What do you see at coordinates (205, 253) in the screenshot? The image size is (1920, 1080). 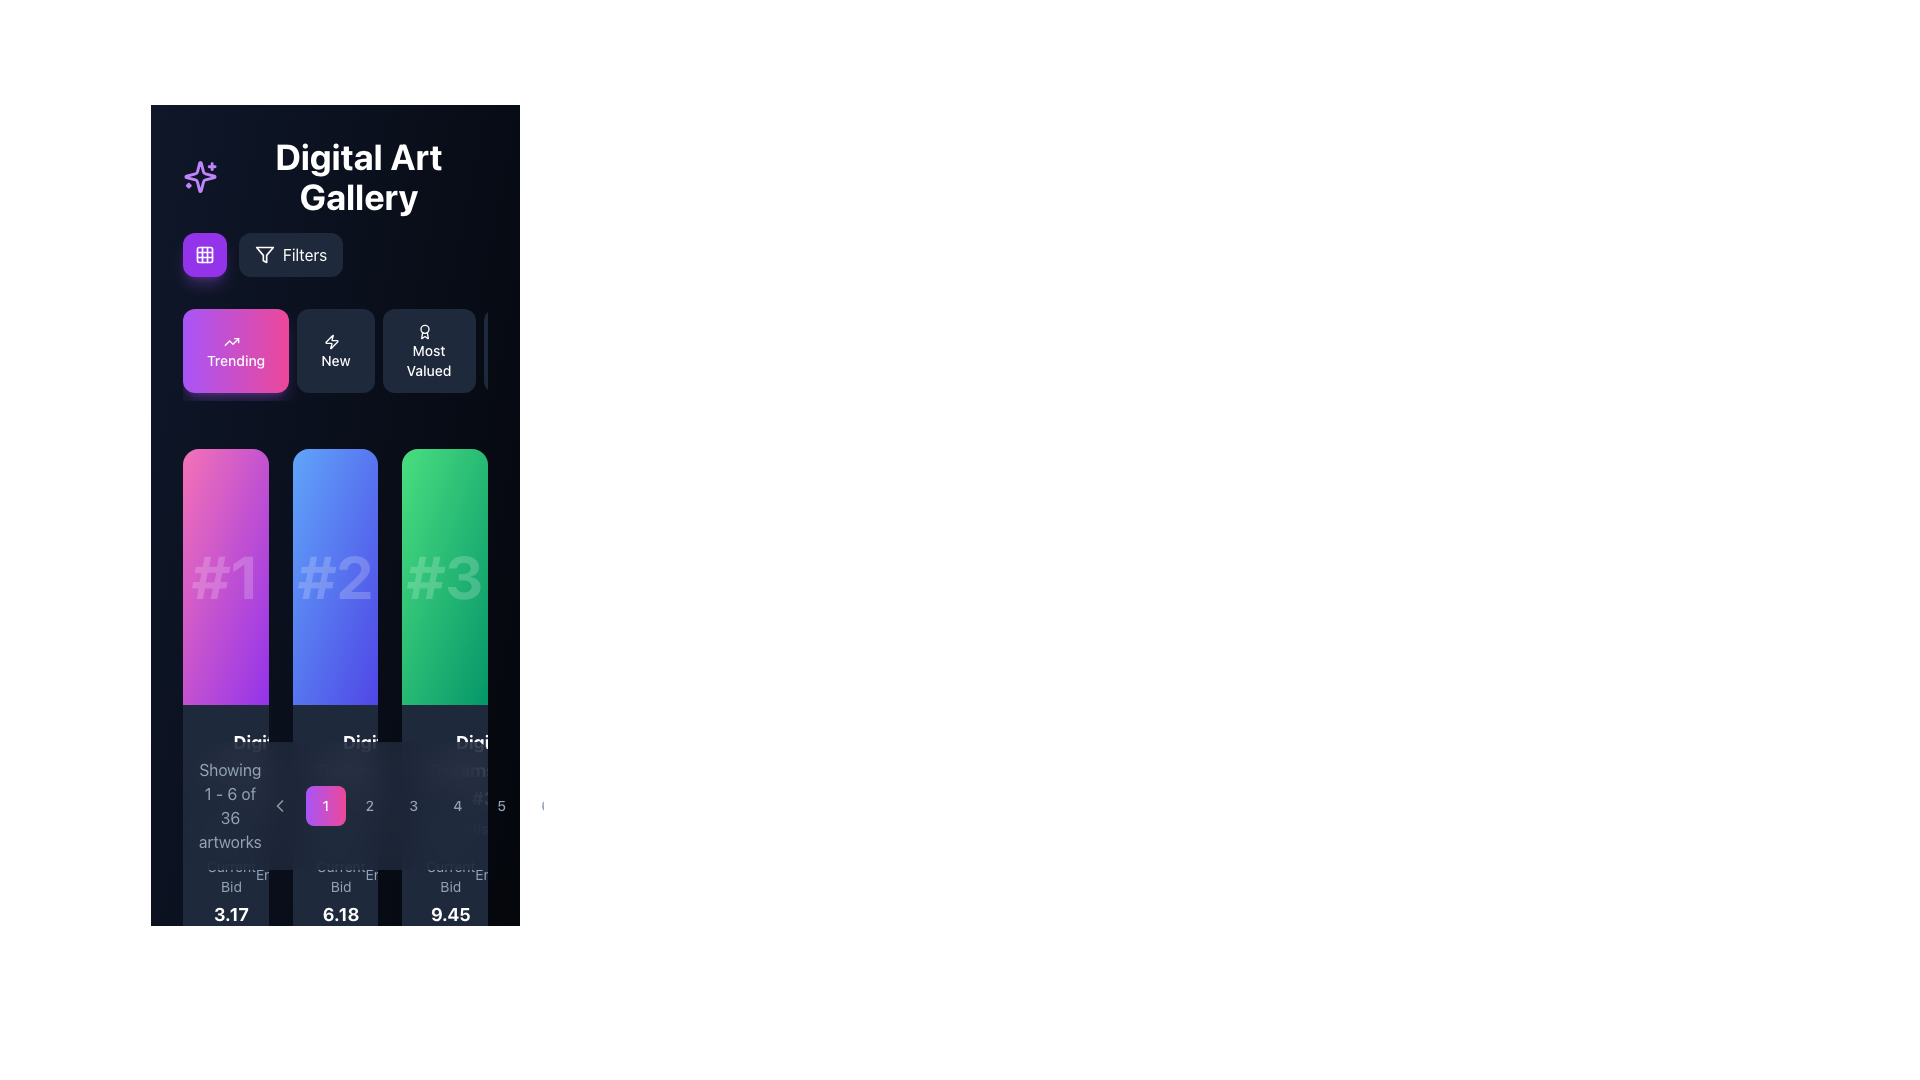 I see `the leftmost icon button in the upper button group, located directly beneath the logo area` at bounding box center [205, 253].